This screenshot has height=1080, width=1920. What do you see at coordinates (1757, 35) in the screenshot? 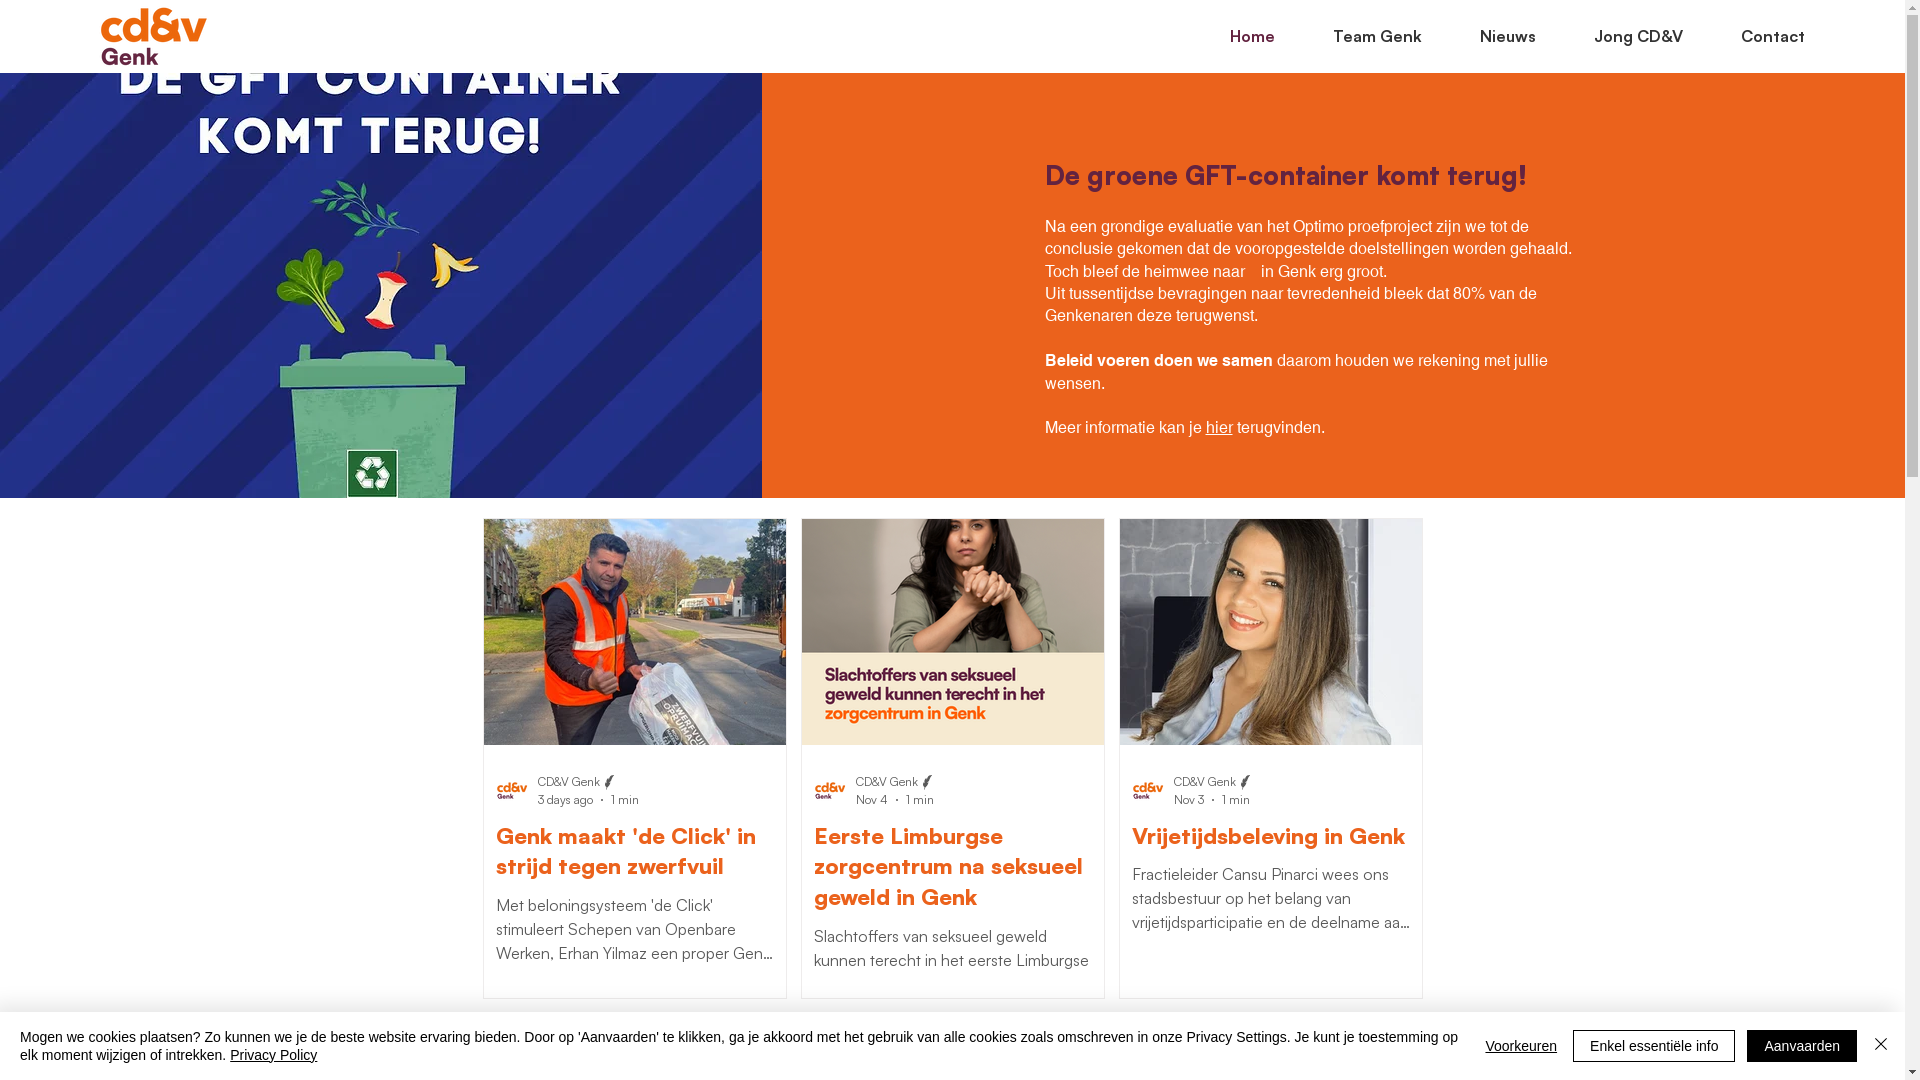
I see `'Contact'` at bounding box center [1757, 35].